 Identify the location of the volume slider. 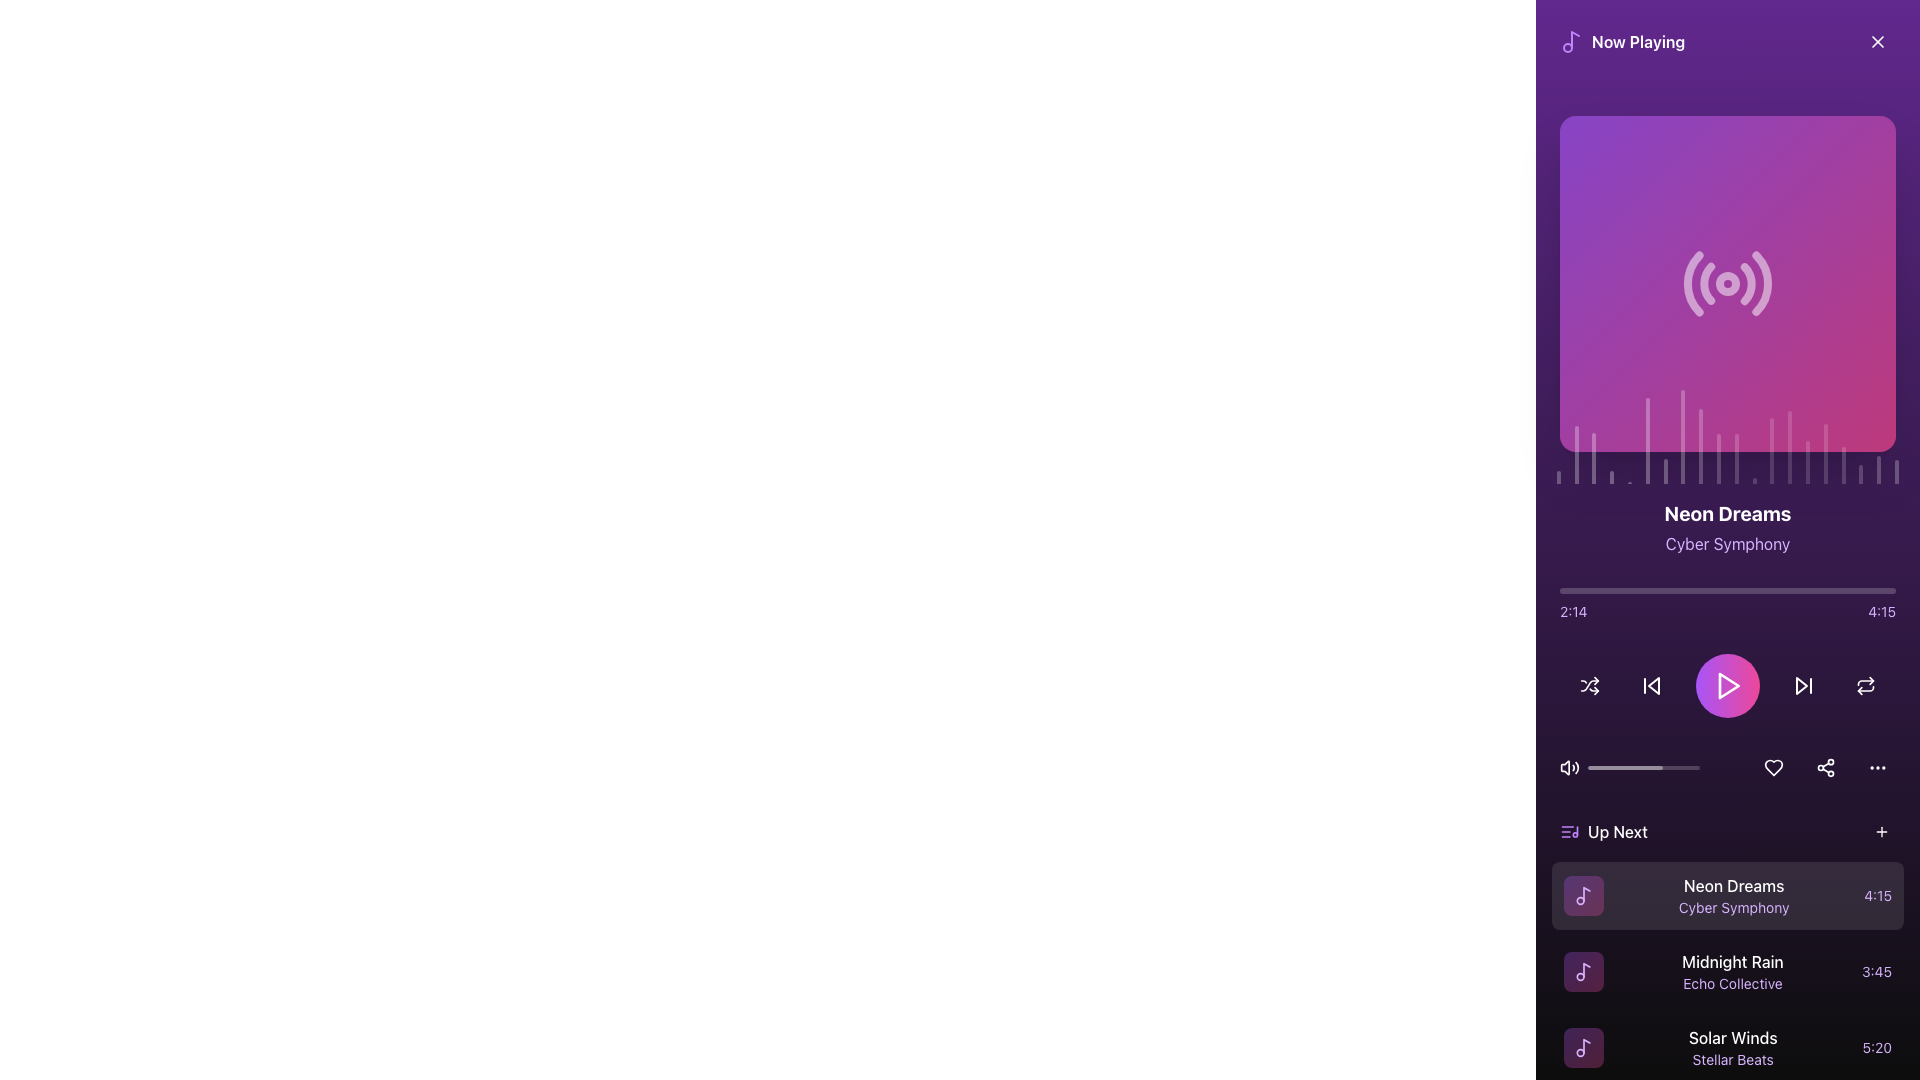
(1641, 766).